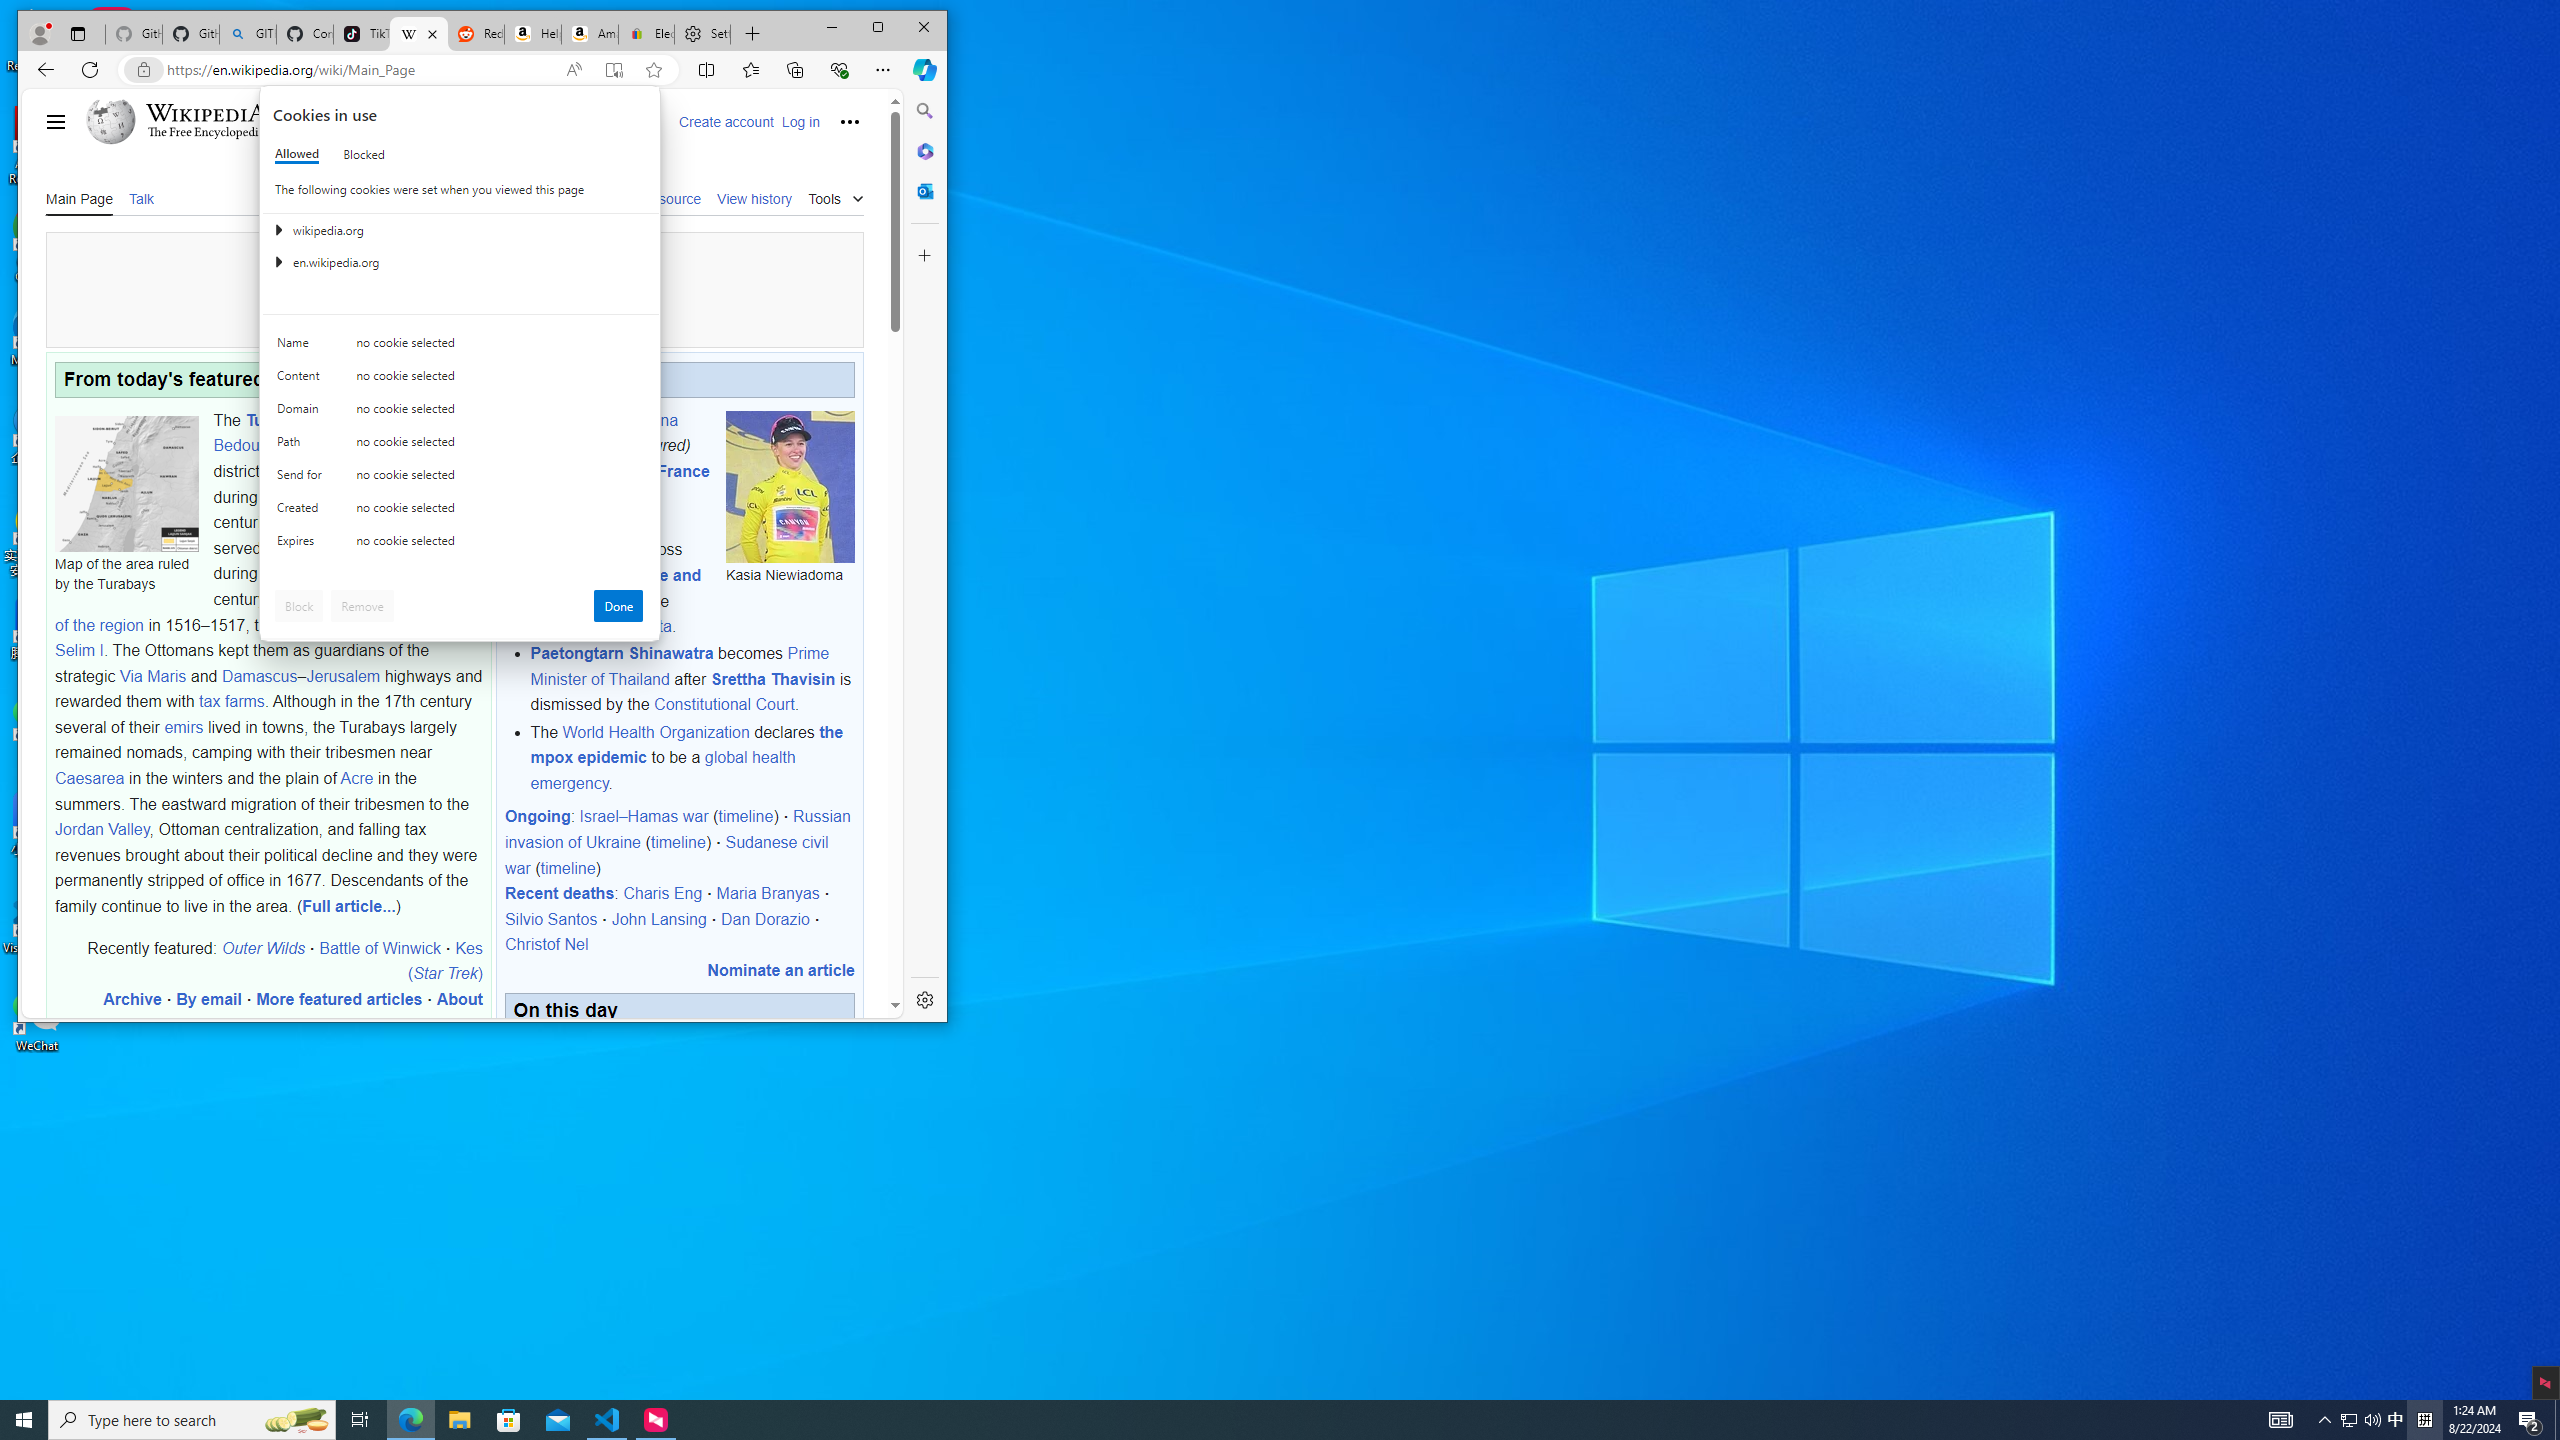 The height and width of the screenshot is (1440, 2560). What do you see at coordinates (409, 1418) in the screenshot?
I see `'Microsoft Edge - 1 running window'` at bounding box center [409, 1418].